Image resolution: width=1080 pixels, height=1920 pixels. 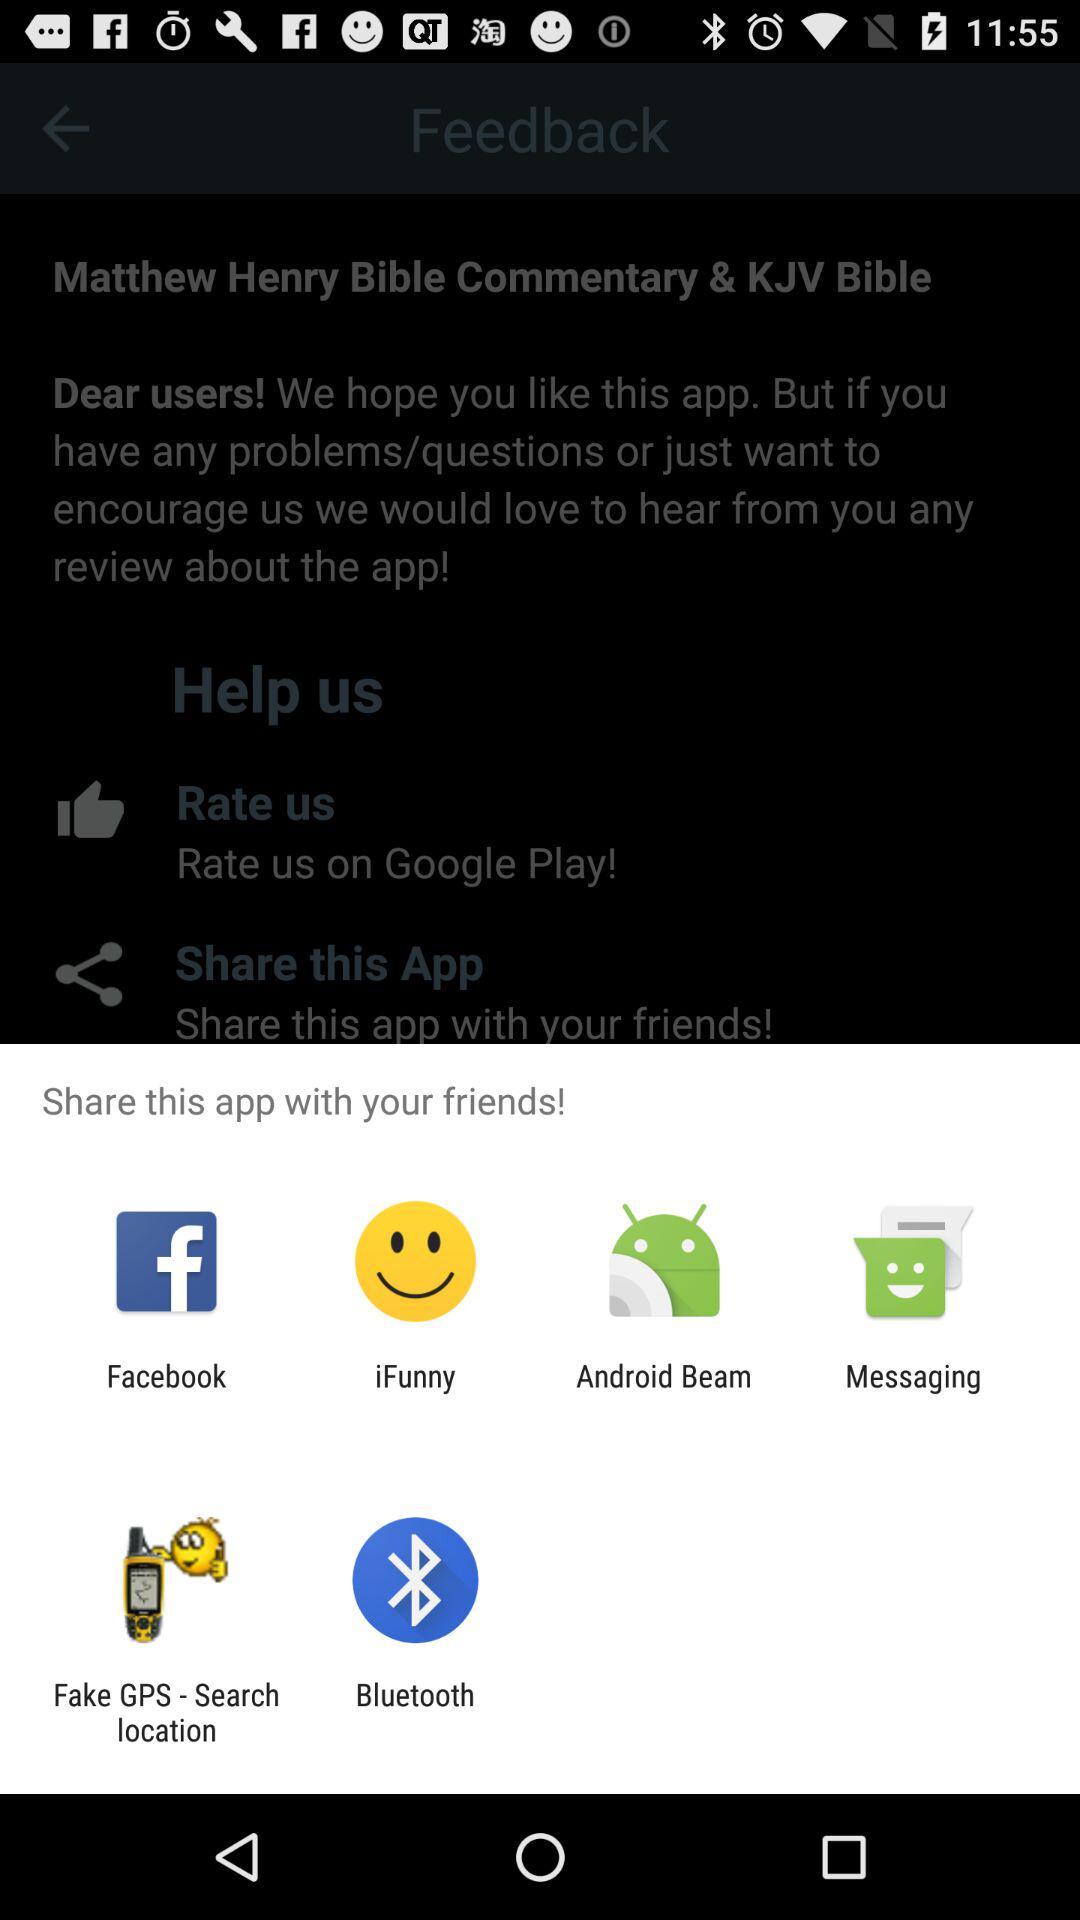 I want to click on the bluetooth app, so click(x=414, y=1711).